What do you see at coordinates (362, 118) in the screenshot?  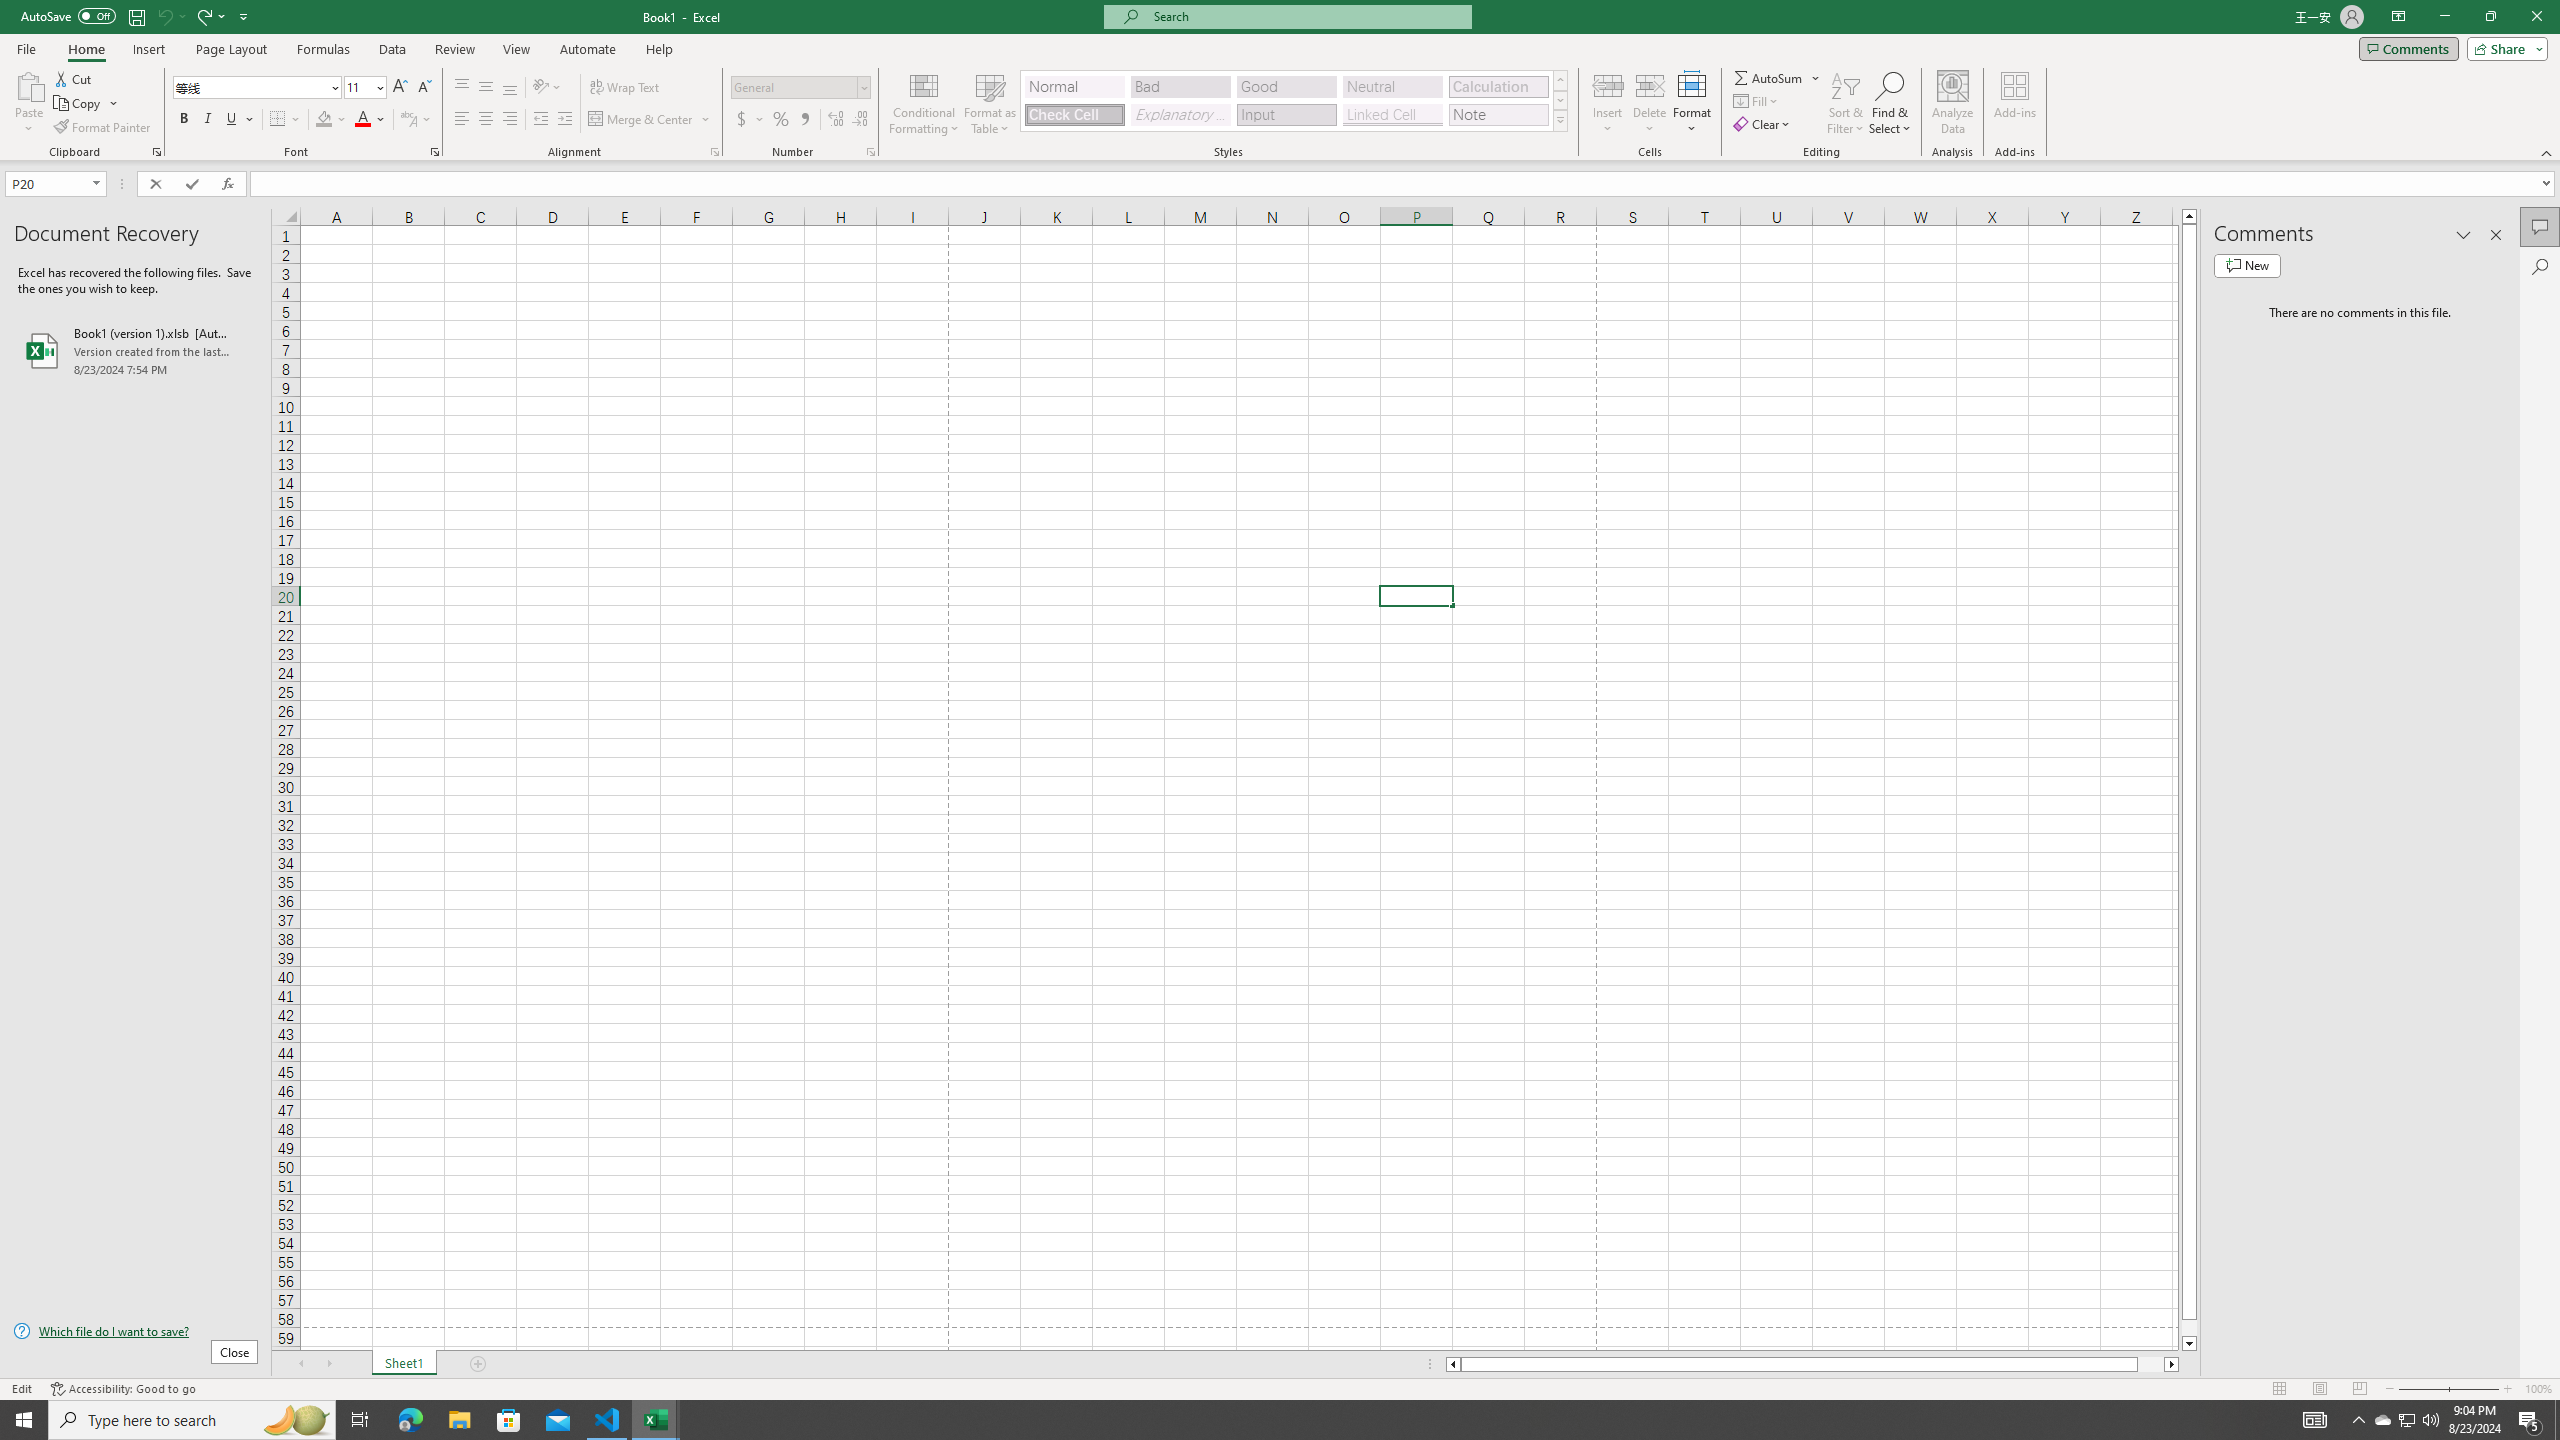 I see `'Font Color RGB(255, 0, 0)'` at bounding box center [362, 118].